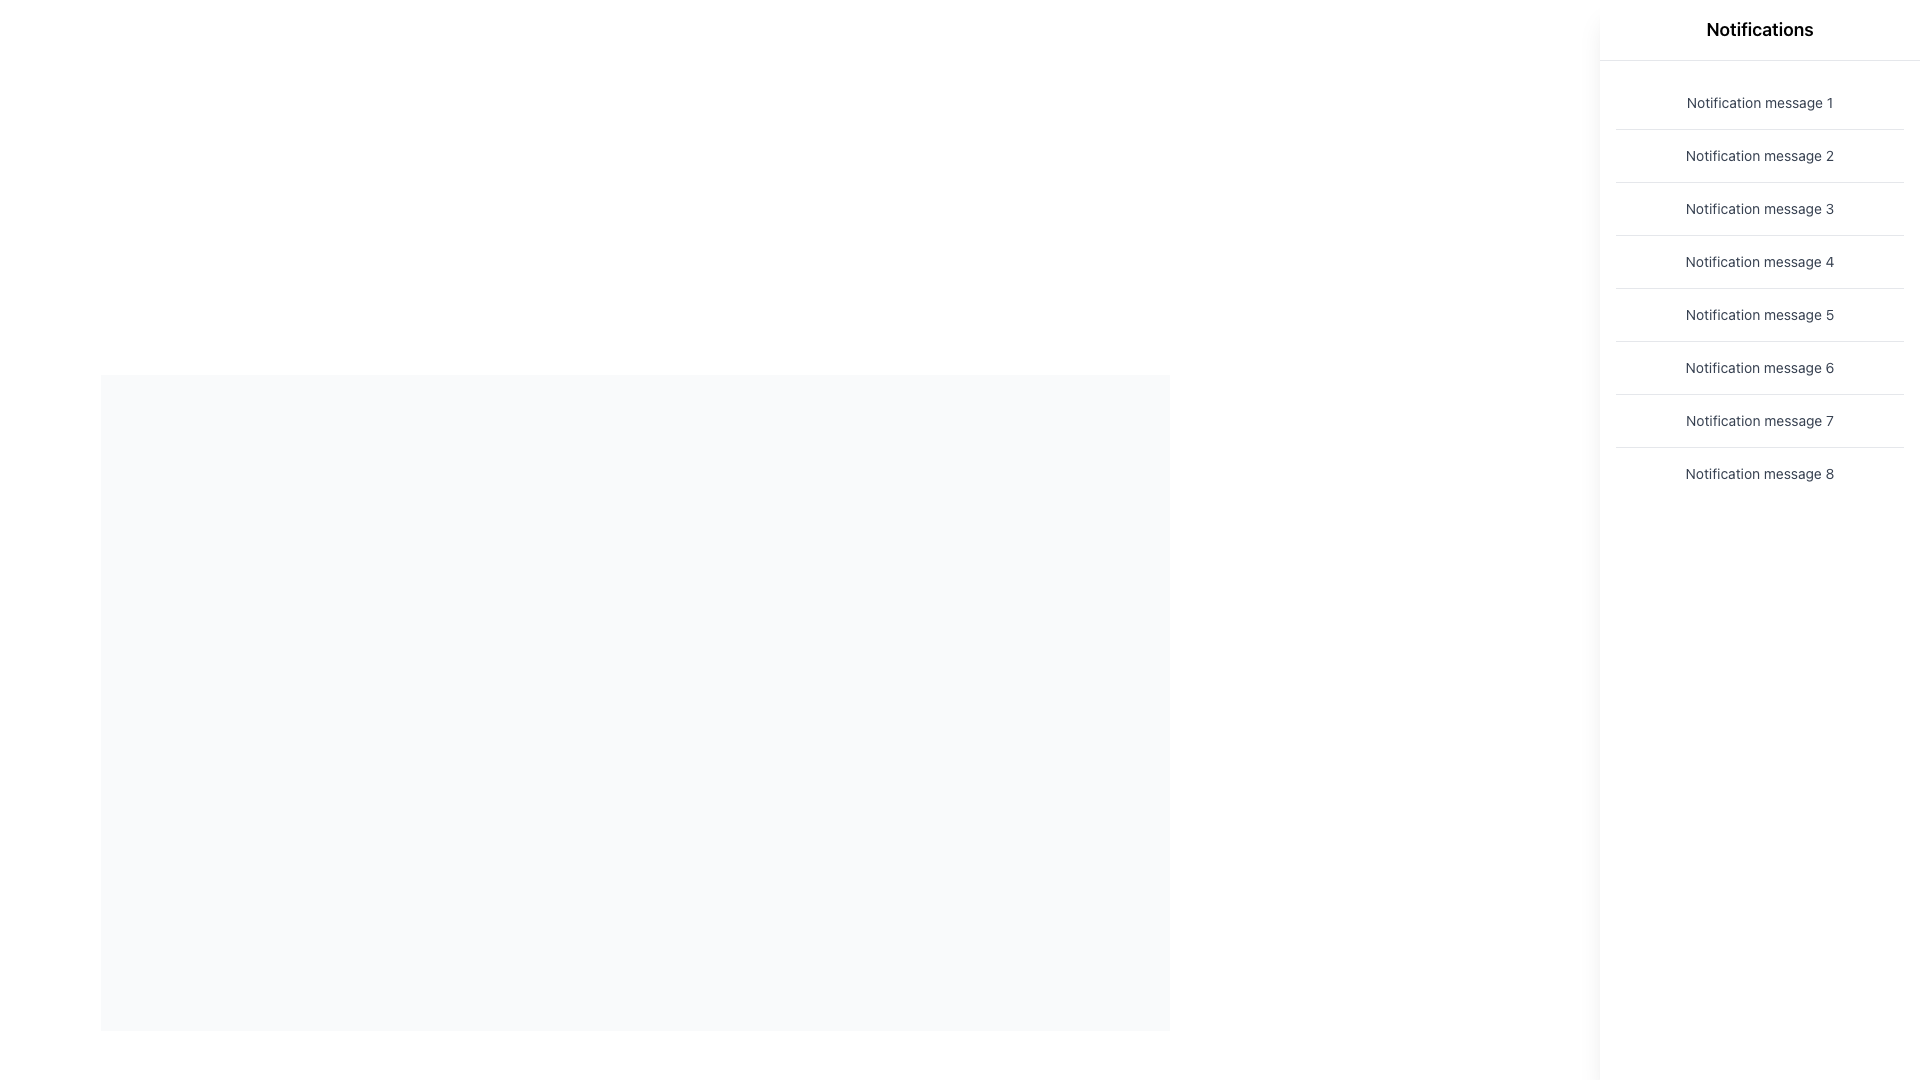  What do you see at coordinates (1760, 30) in the screenshot?
I see `the header text label for the notifications section, which is located at the top of the right-hand panel of the interface` at bounding box center [1760, 30].